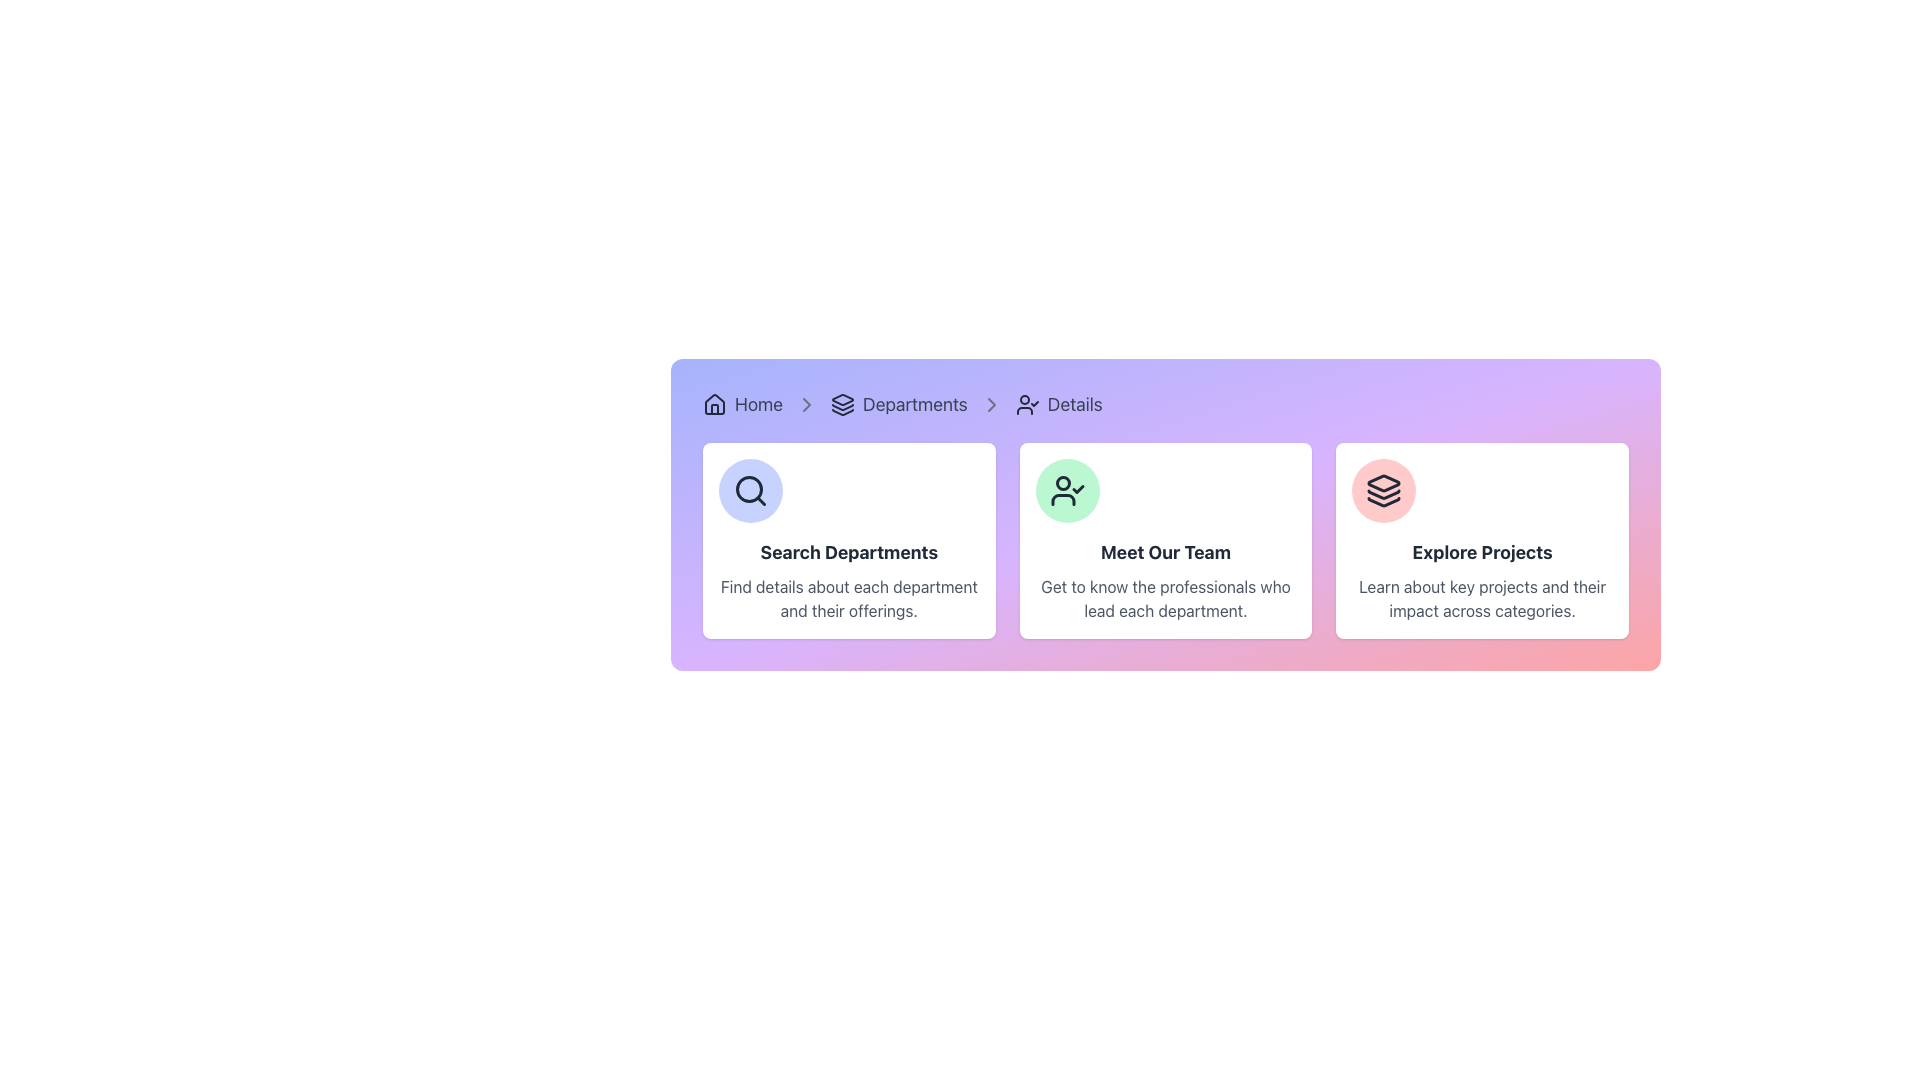 This screenshot has height=1080, width=1920. Describe the element at coordinates (749, 490) in the screenshot. I see `the search icon, which is a magnifying glass on a circular indigo background, located within the 'Search Departments' card` at that location.